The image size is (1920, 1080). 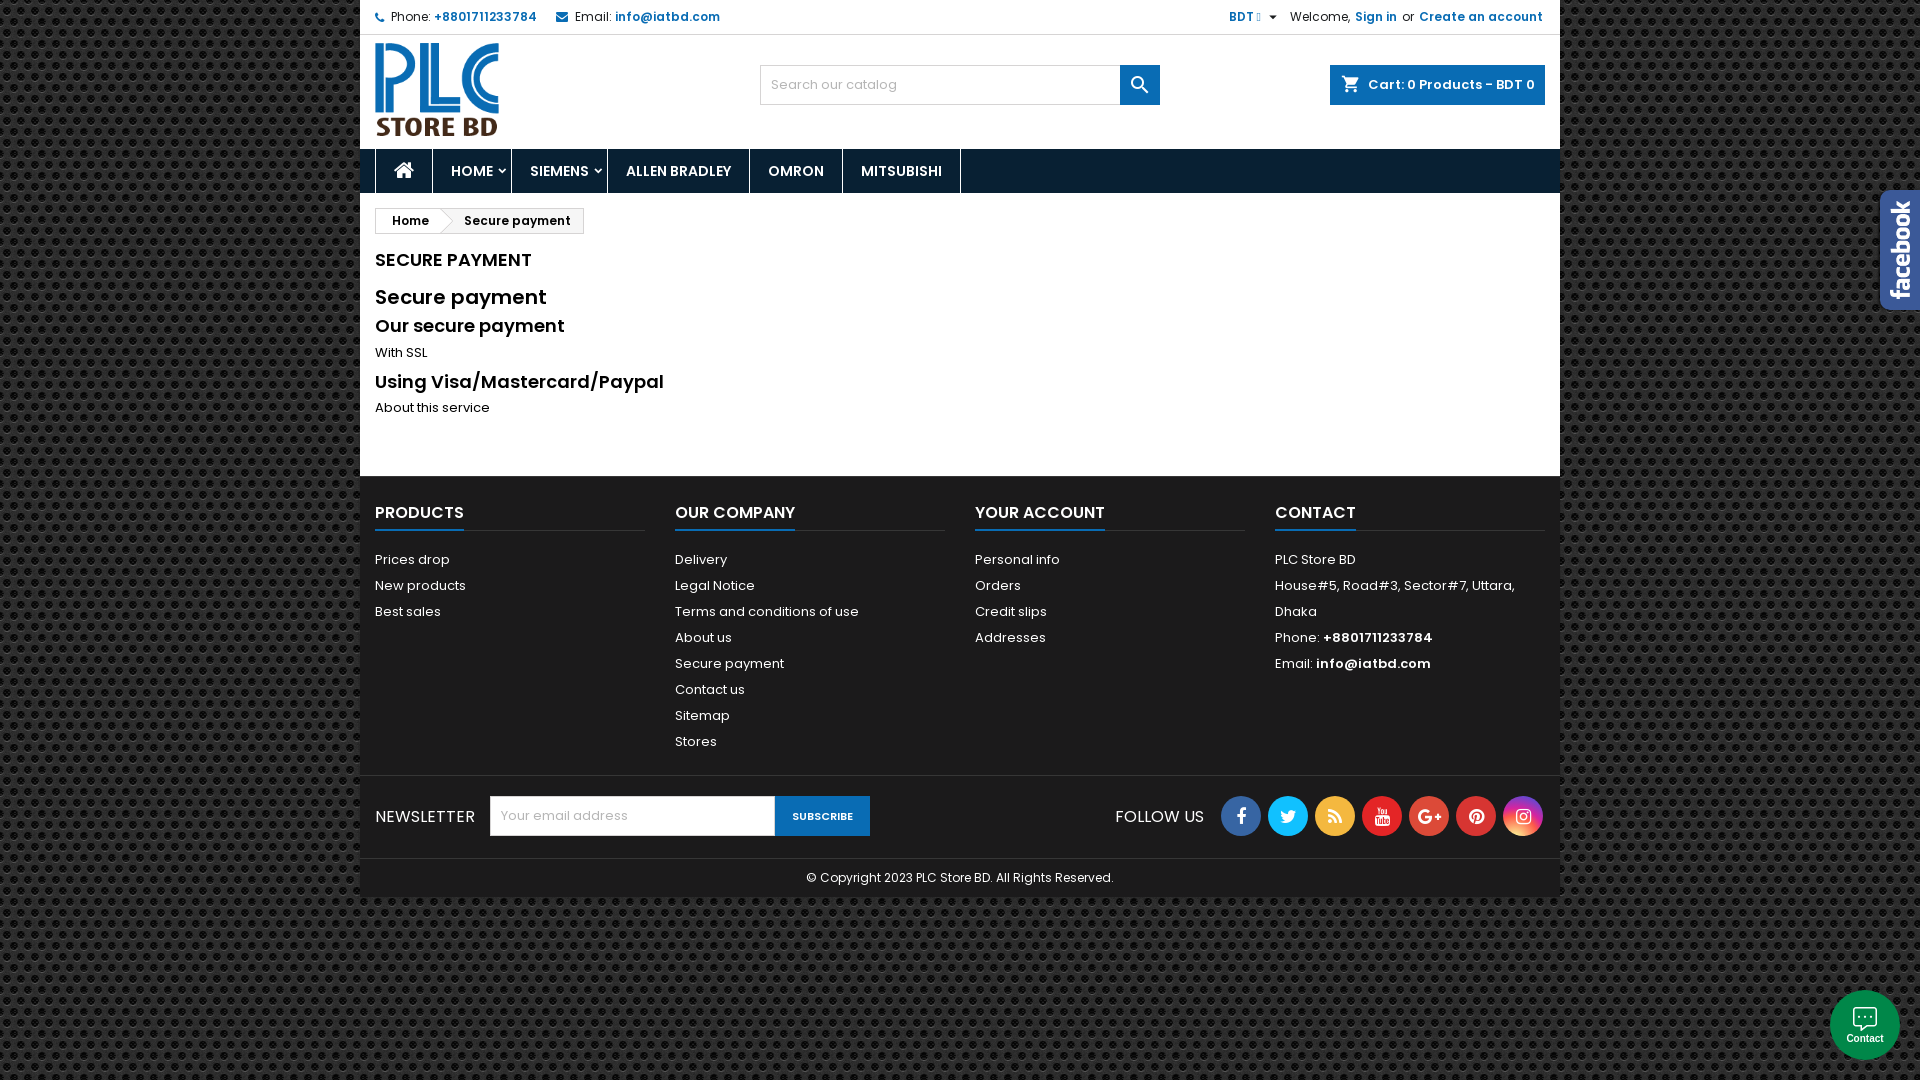 What do you see at coordinates (710, 688) in the screenshot?
I see `'Contact us'` at bounding box center [710, 688].